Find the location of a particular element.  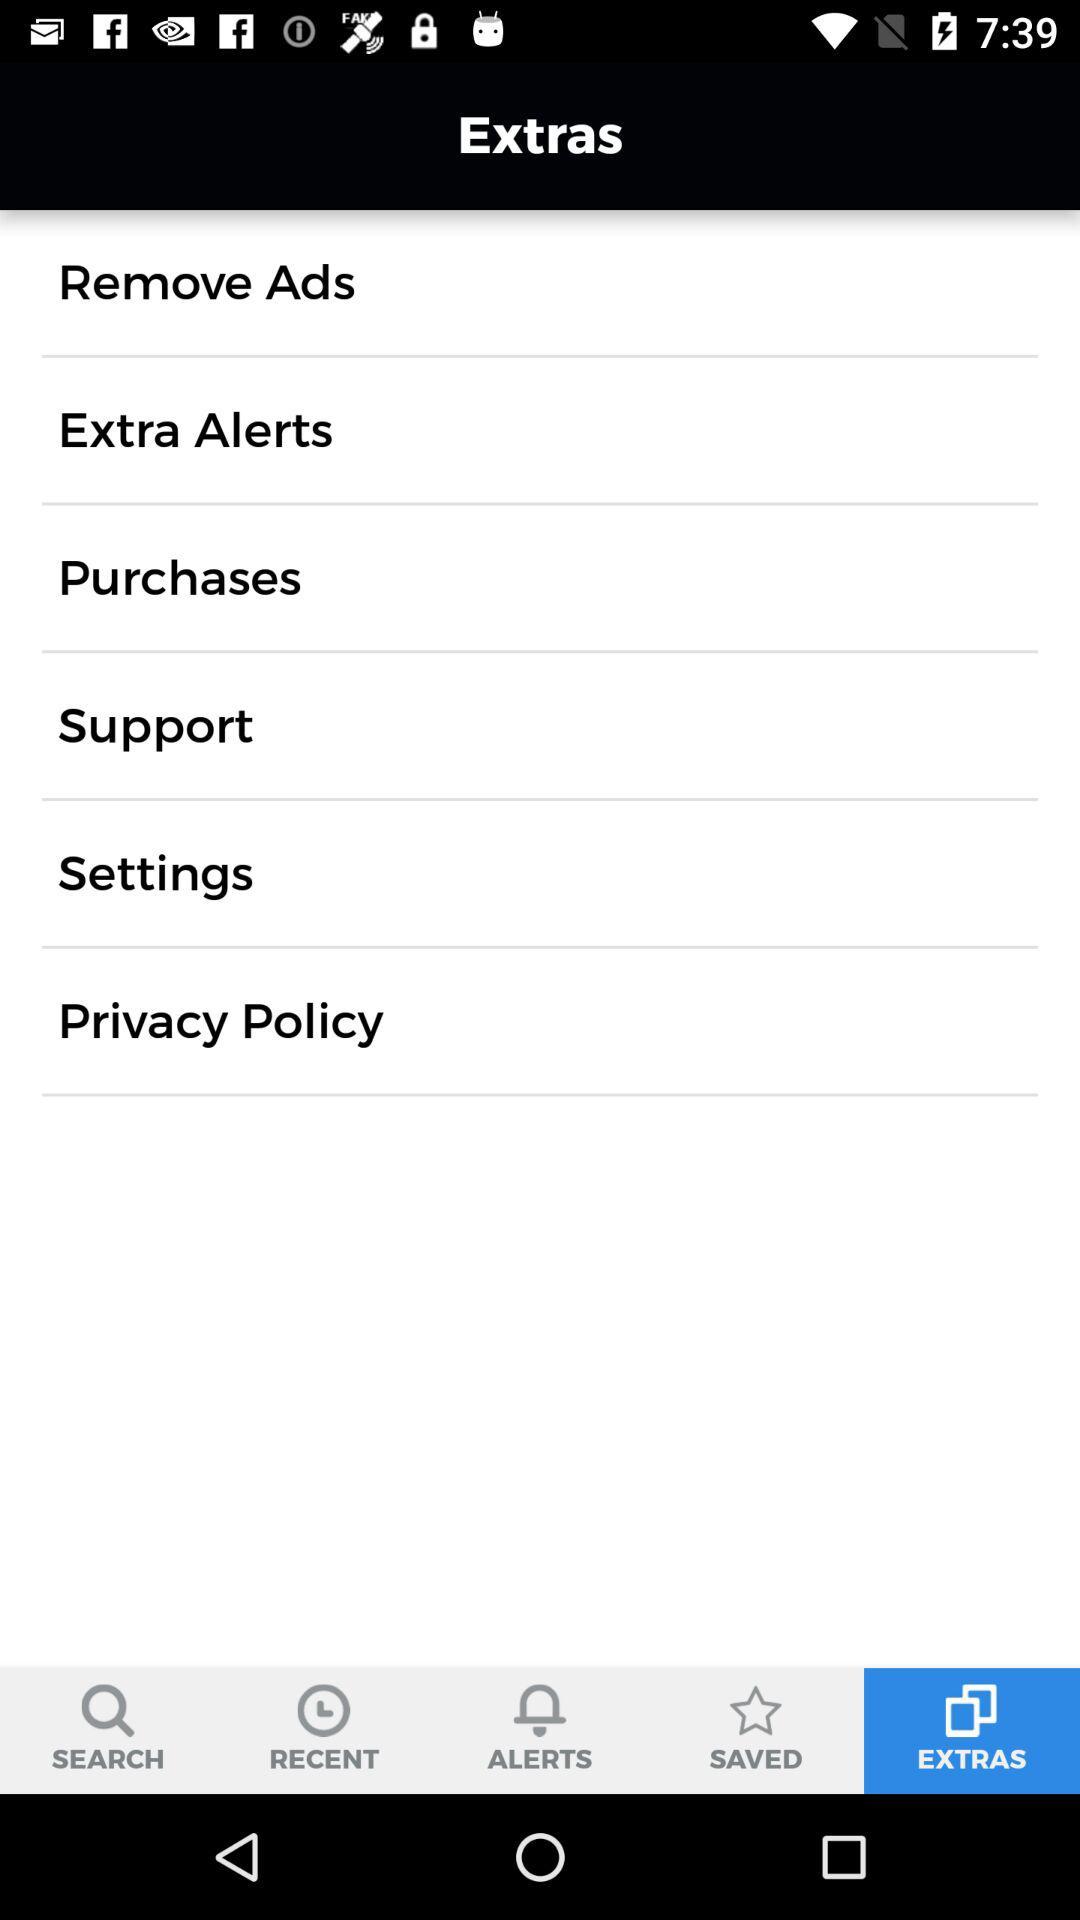

icon above the extra alerts is located at coordinates (206, 281).